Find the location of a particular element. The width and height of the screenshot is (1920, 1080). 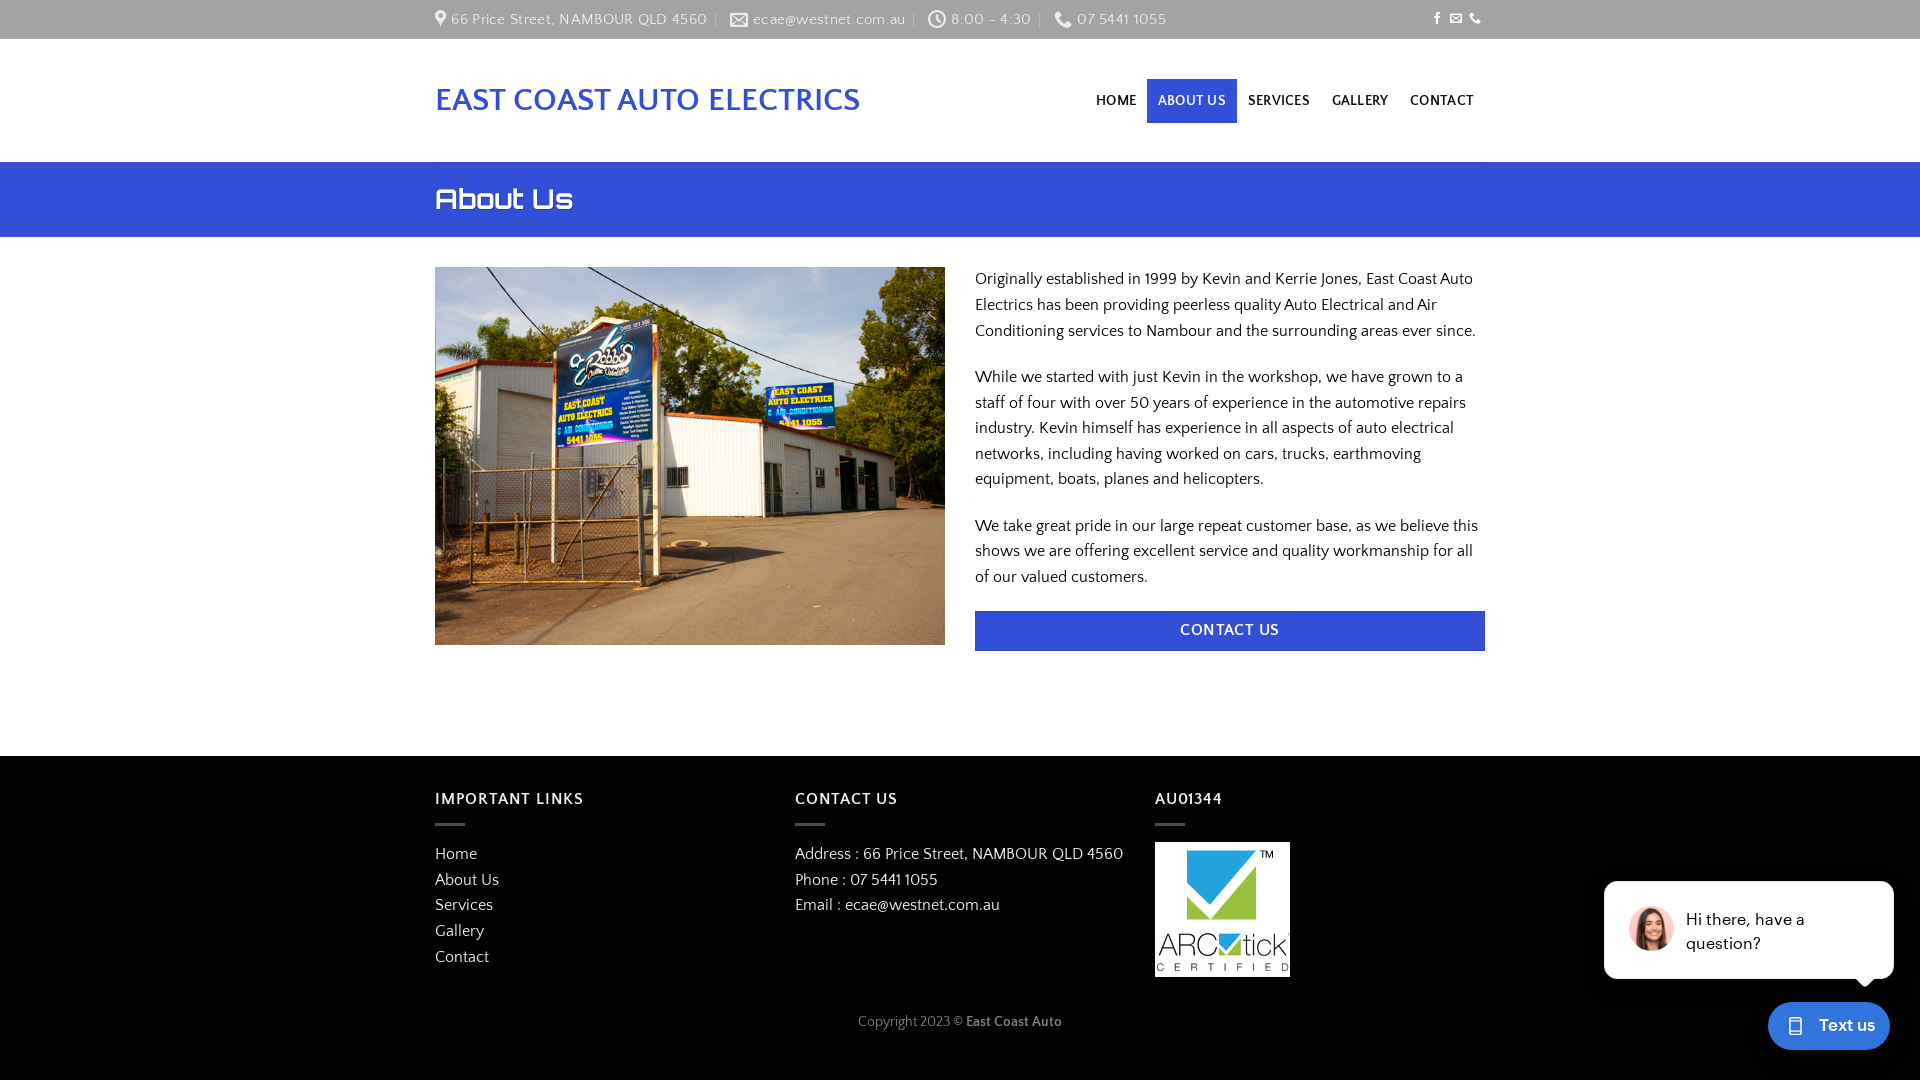

'SERVICES' is located at coordinates (1277, 100).